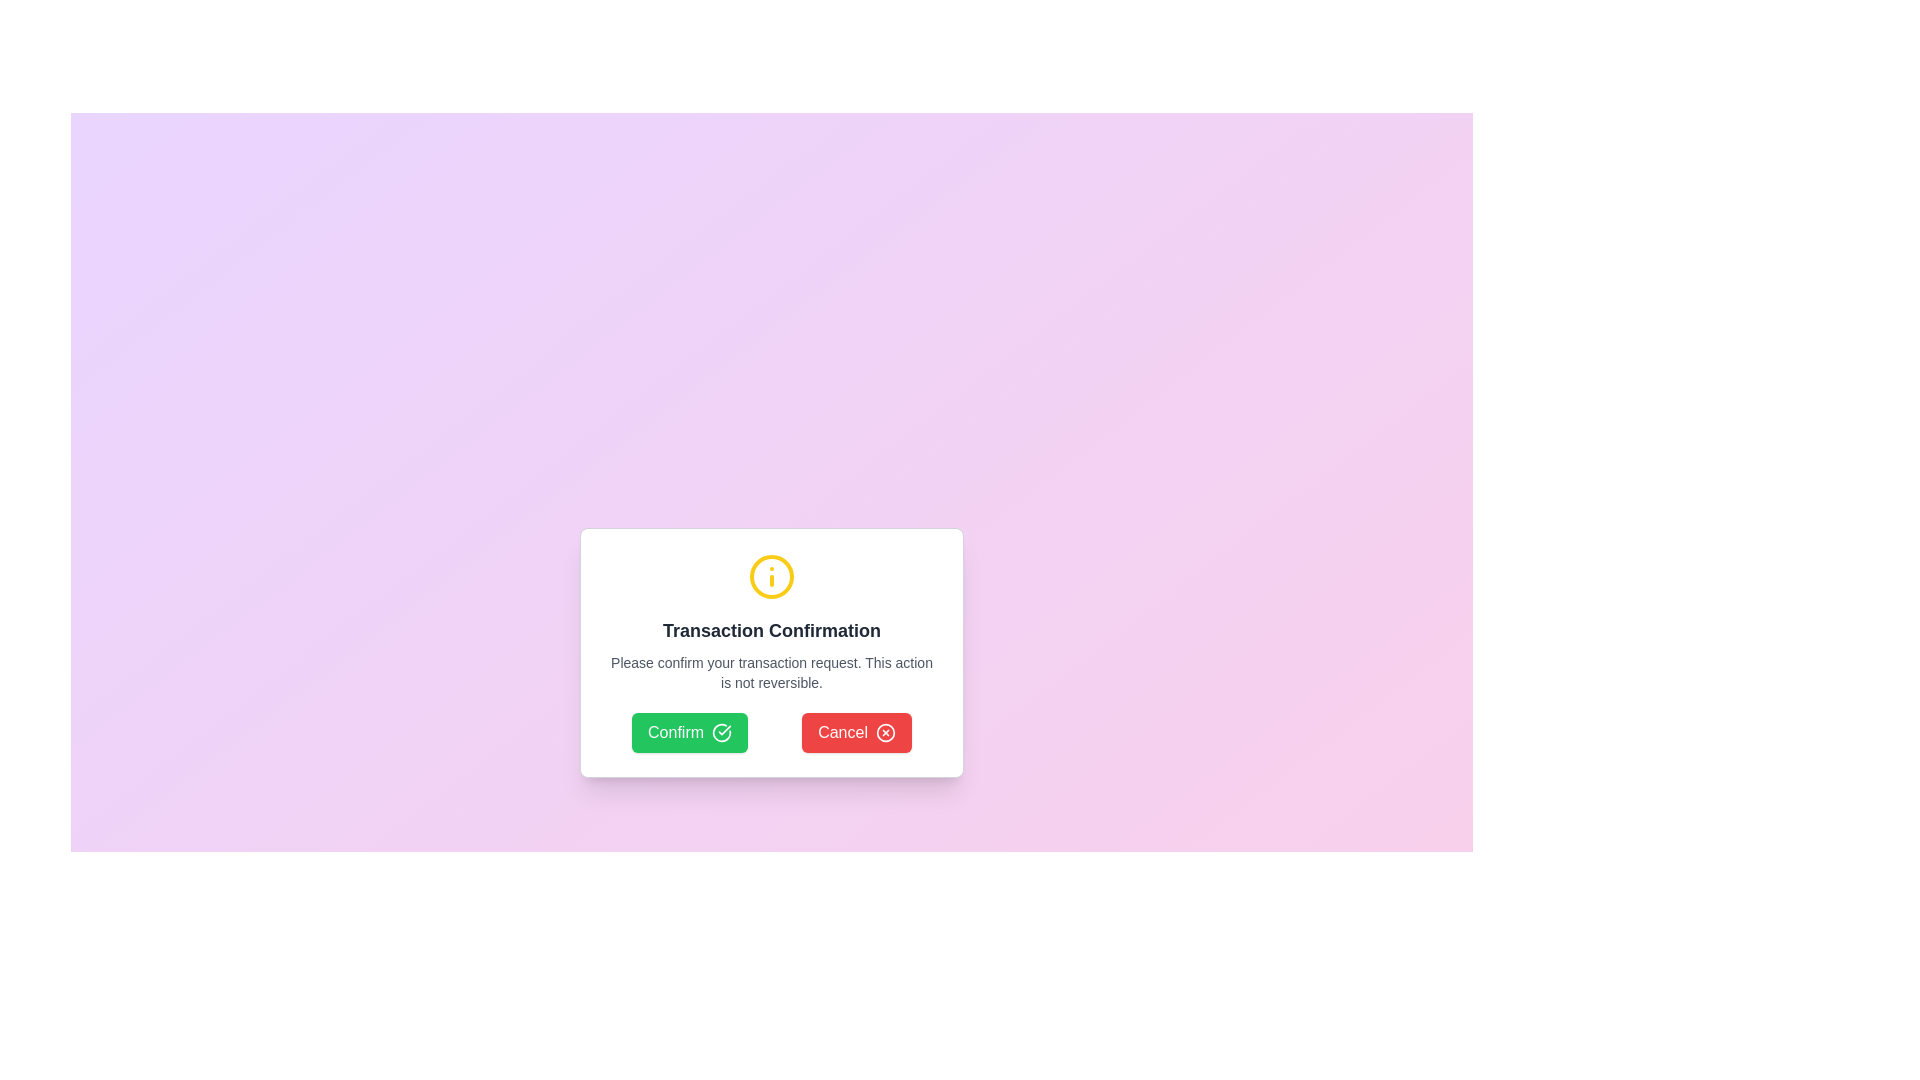 This screenshot has height=1080, width=1920. Describe the element at coordinates (857, 732) in the screenshot. I see `the cancel action button located in the bottom right section of the modal dialog, next to the 'Confirm' button` at that location.